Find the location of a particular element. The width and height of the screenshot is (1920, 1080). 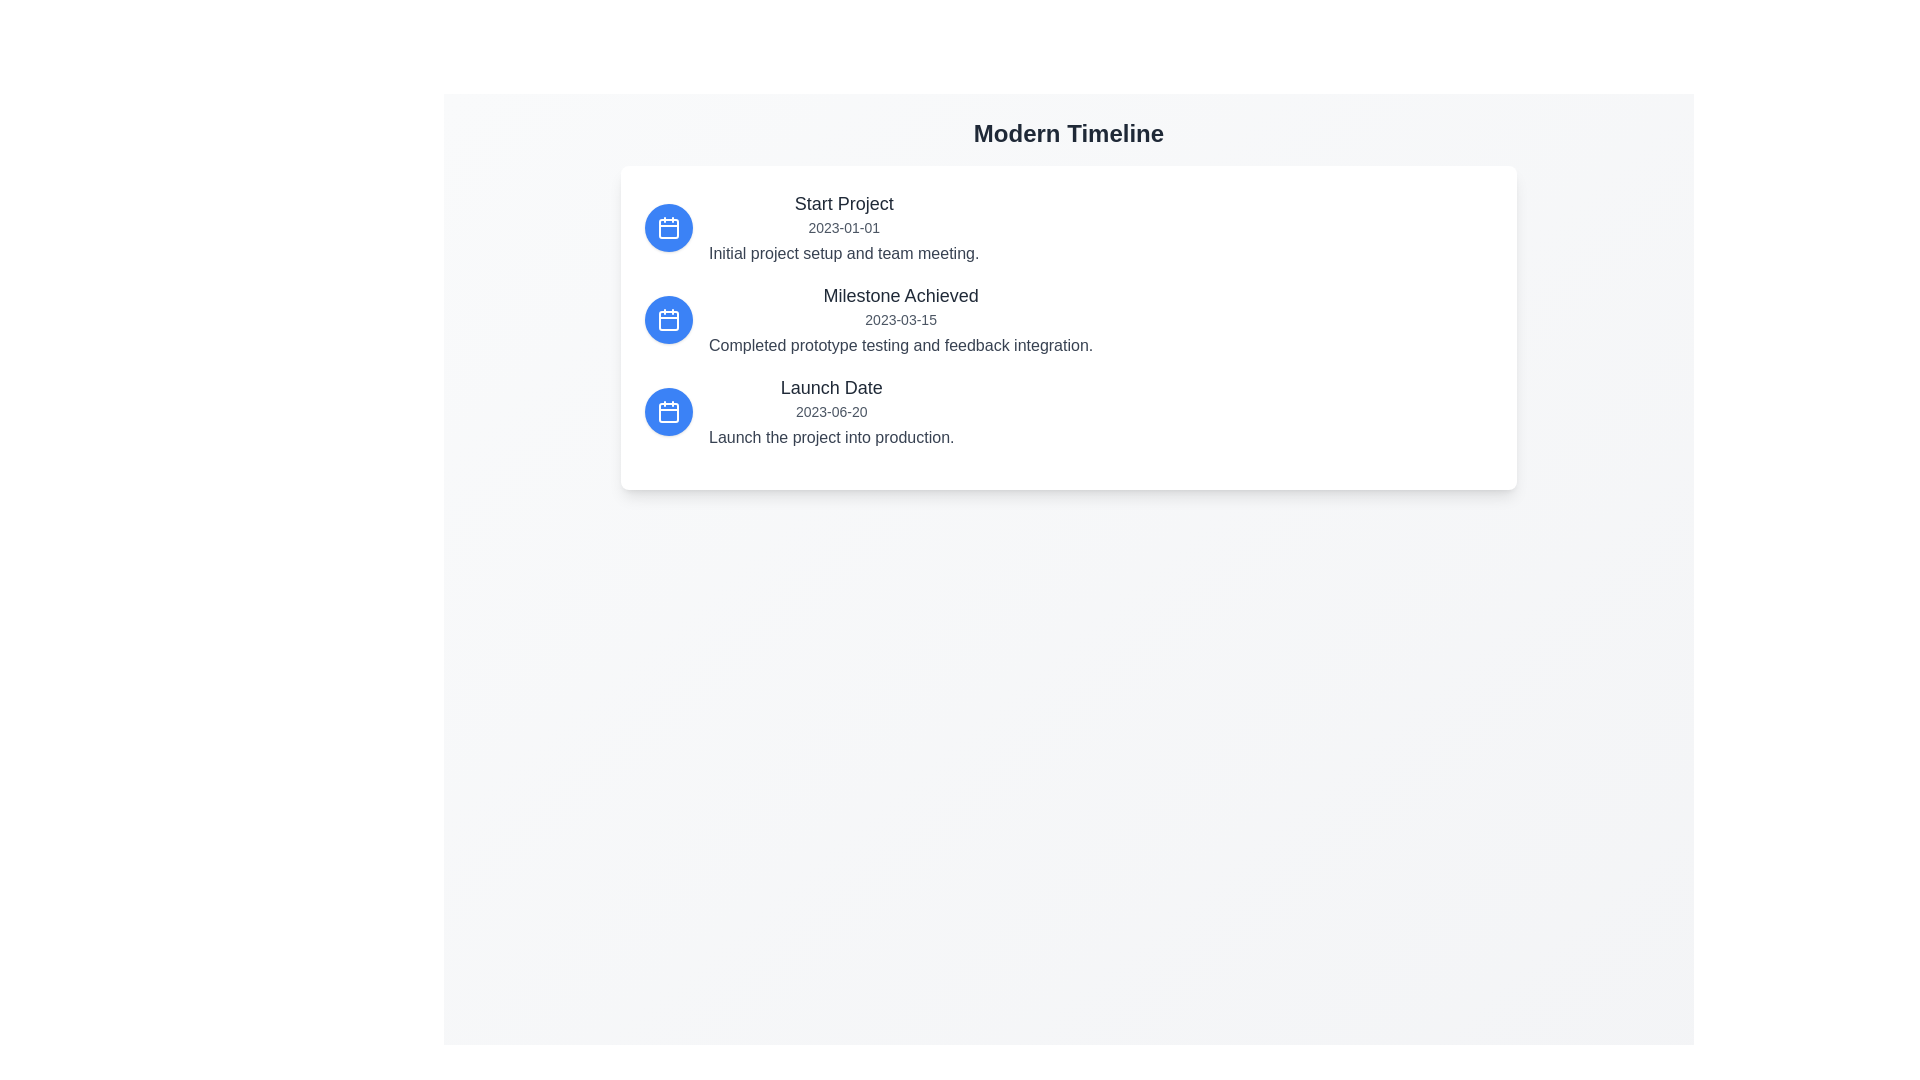

the 'Launch Date' text label in the third listing of the vertical timeline, which serves as a header indicating the type of event is located at coordinates (831, 388).